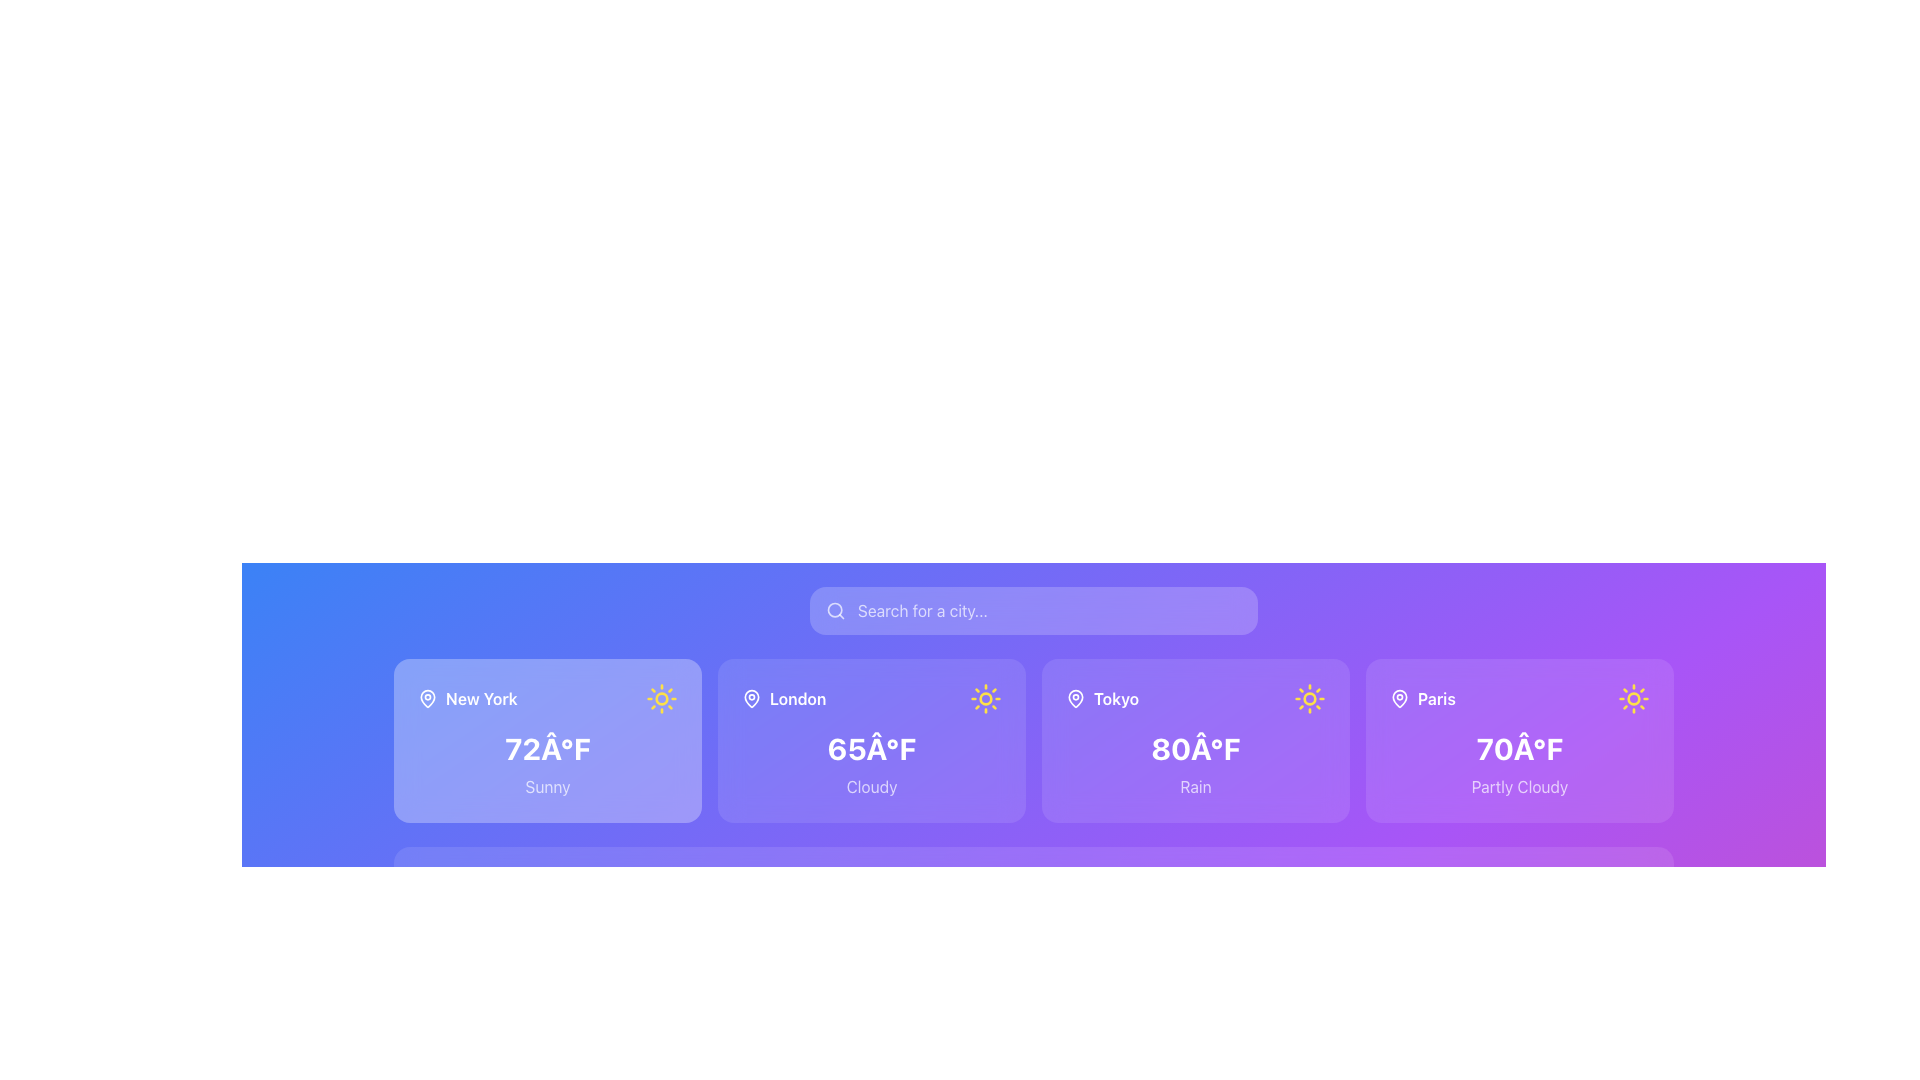 The image size is (1920, 1080). I want to click on the text label that identifies the weather card for London, which is positioned in the middle row to the right of a map pin icon, specifically in the second card from the left, so click(797, 697).